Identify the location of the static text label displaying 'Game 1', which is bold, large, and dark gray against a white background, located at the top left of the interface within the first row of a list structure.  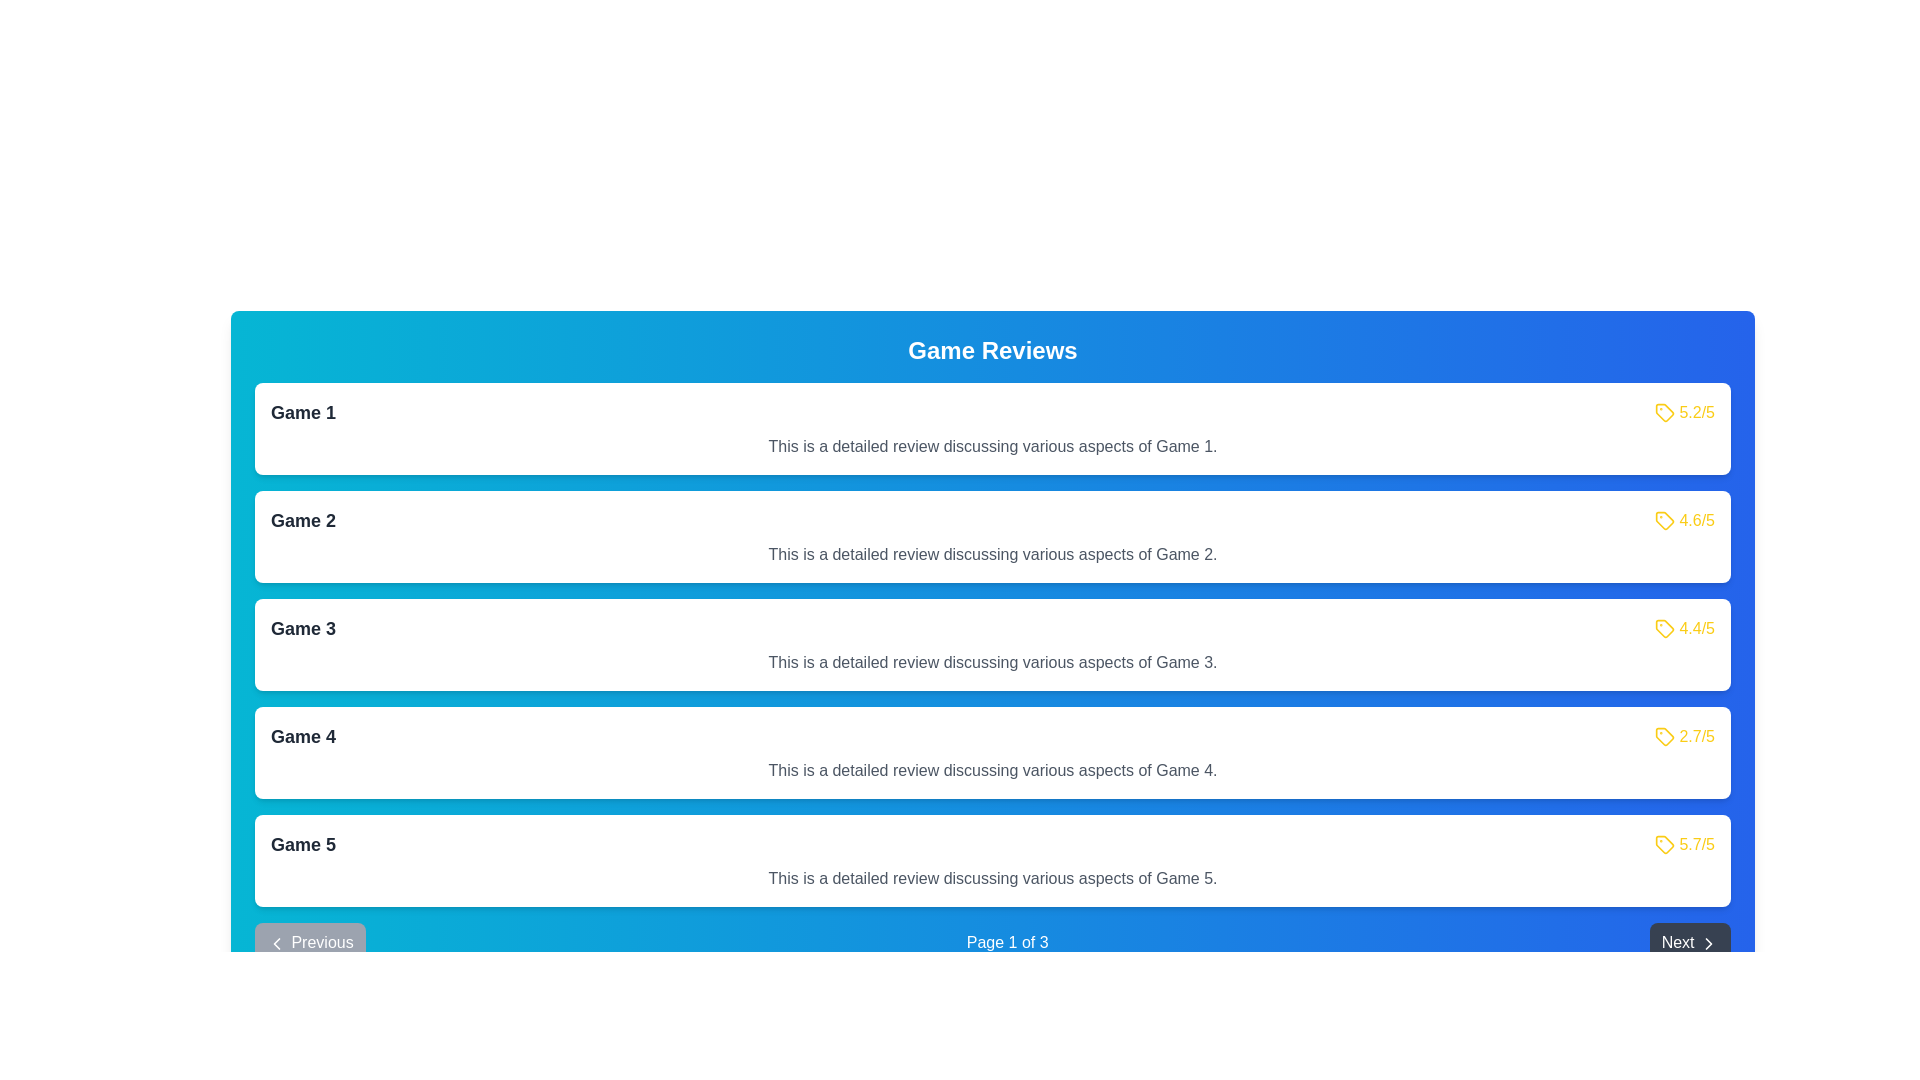
(302, 411).